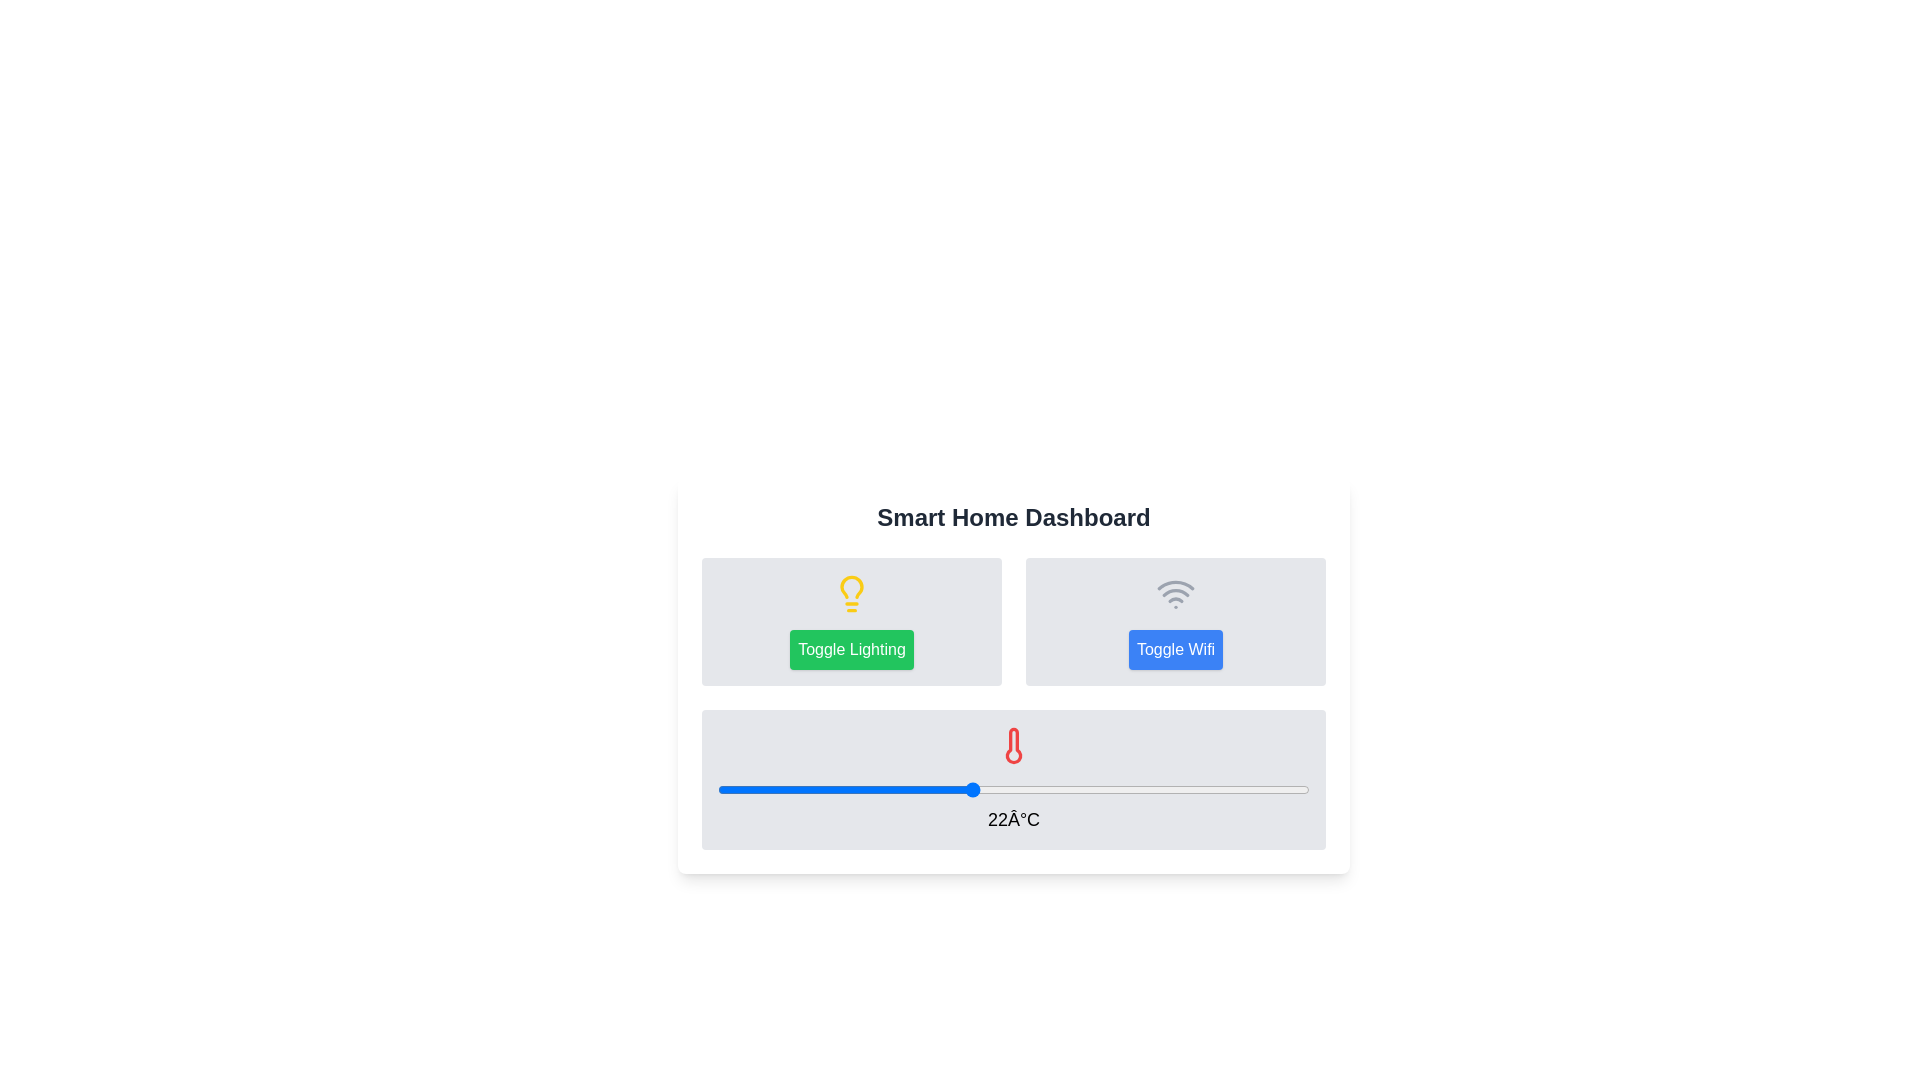  I want to click on the 'Toggle Wifi' button located in the upper-right quadrant of the interface, which features a WiFi icon above a blue button with rounded edges, so click(1176, 620).